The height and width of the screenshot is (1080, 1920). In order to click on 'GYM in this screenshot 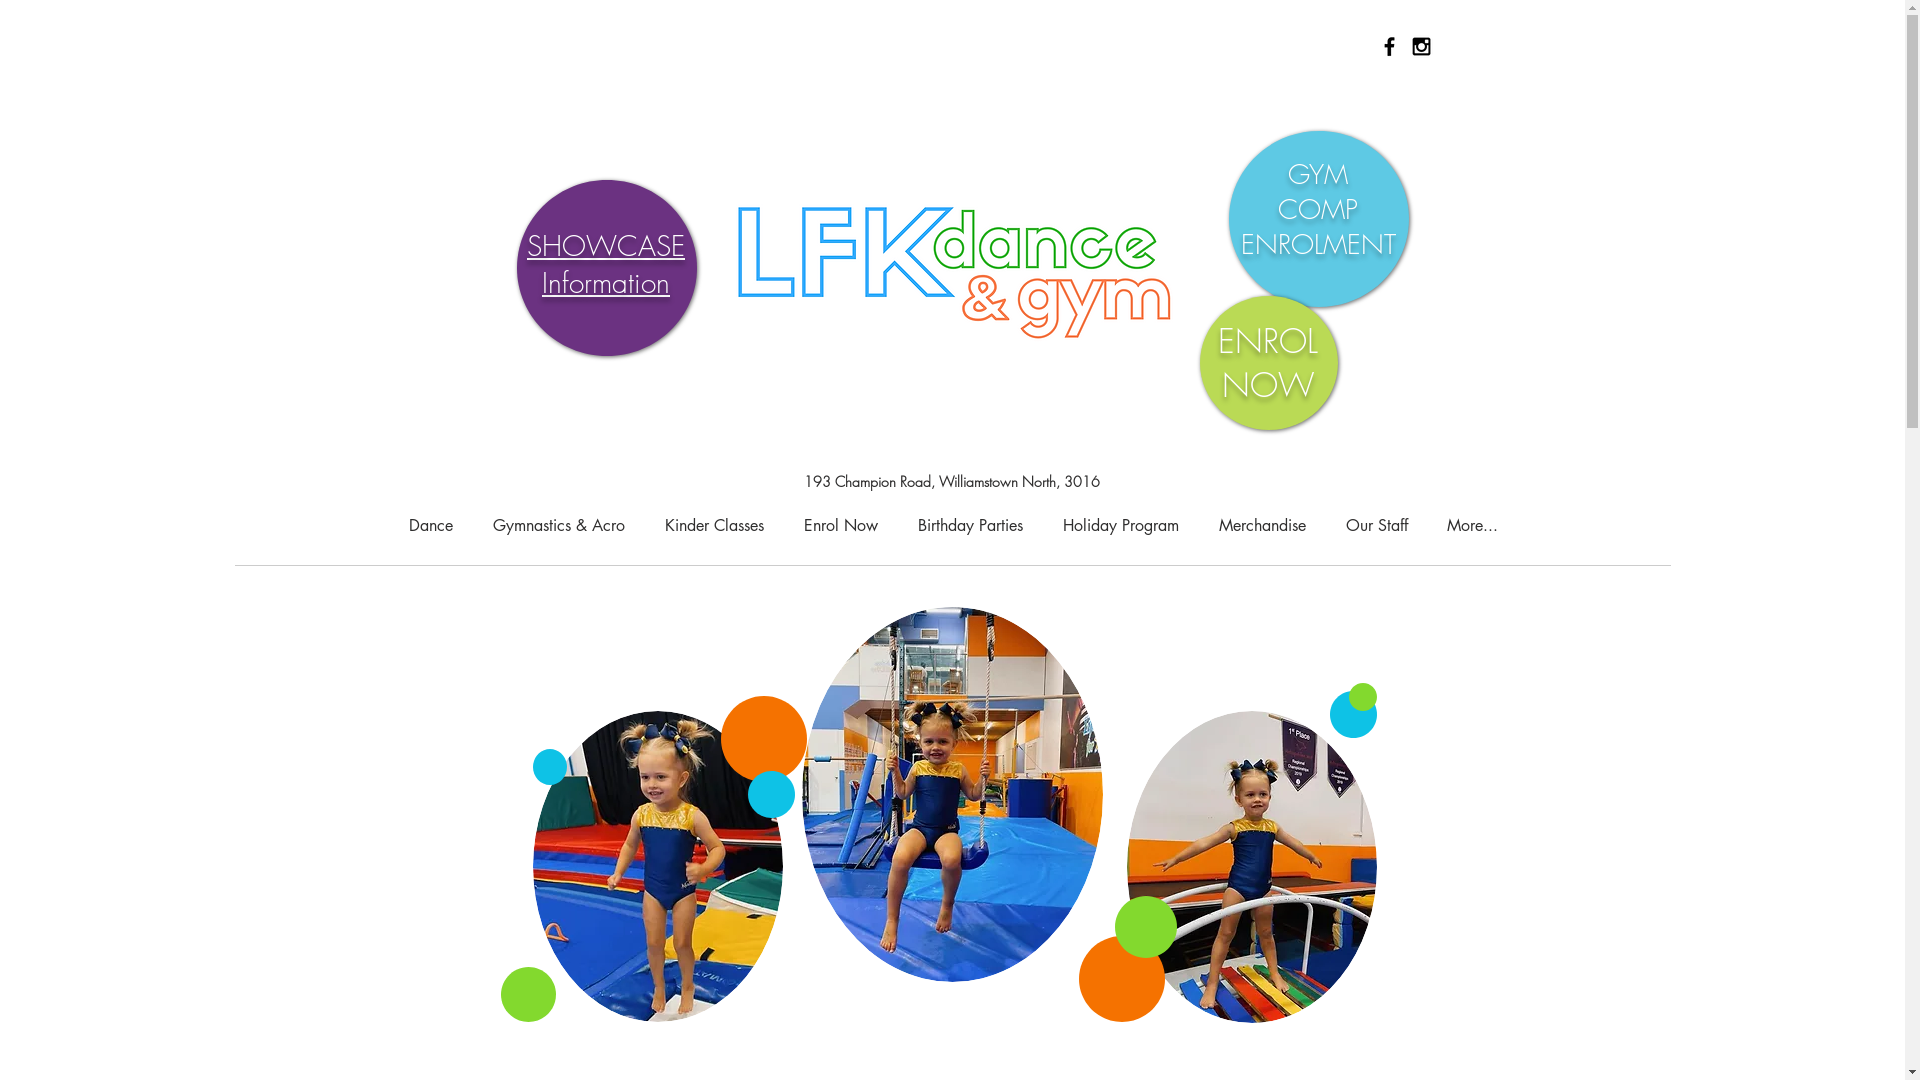, I will do `click(1317, 209)`.